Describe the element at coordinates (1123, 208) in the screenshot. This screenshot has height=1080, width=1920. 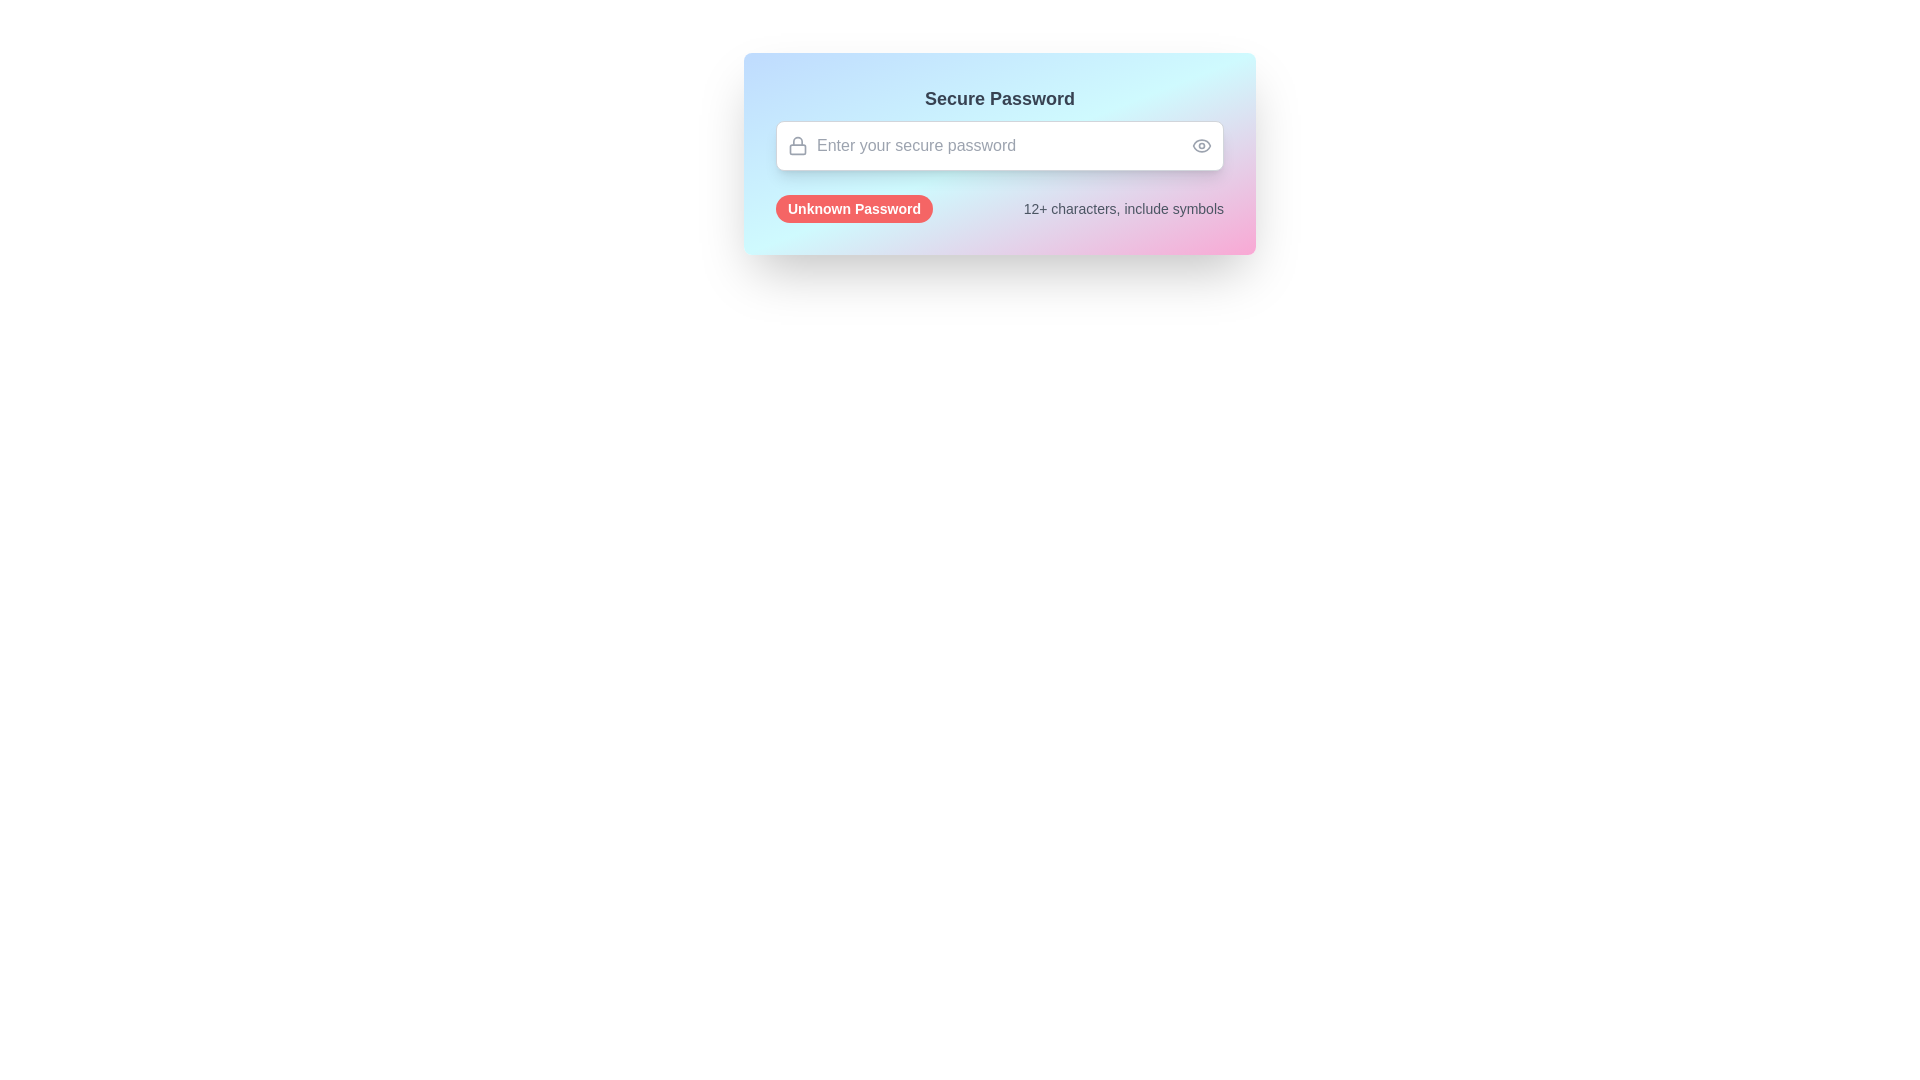
I see `the informational text element providing password requirements, located to the right of the 'Unknown Password' badge in the password creation section` at that location.